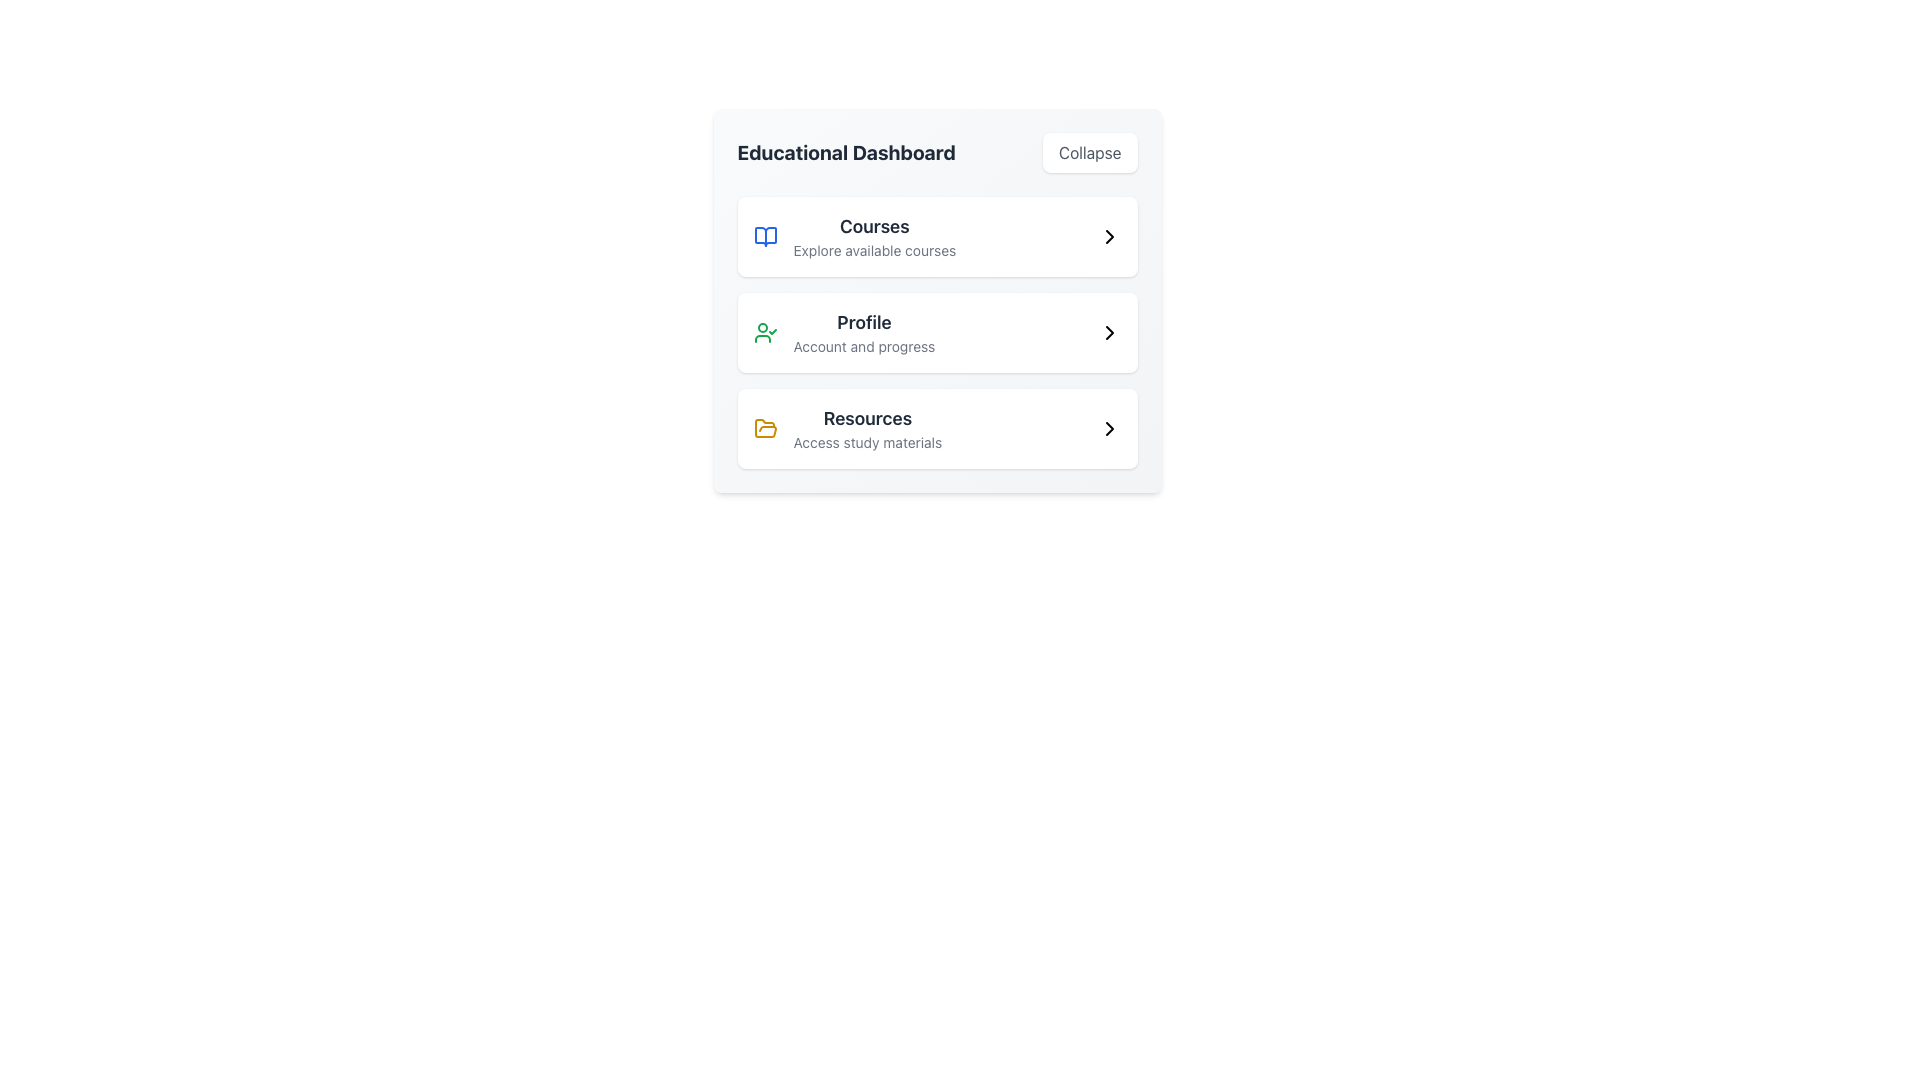 The width and height of the screenshot is (1920, 1080). What do you see at coordinates (1108, 331) in the screenshot?
I see `the navigation icon located in the second item of the vertical list within the 'Profile' section` at bounding box center [1108, 331].